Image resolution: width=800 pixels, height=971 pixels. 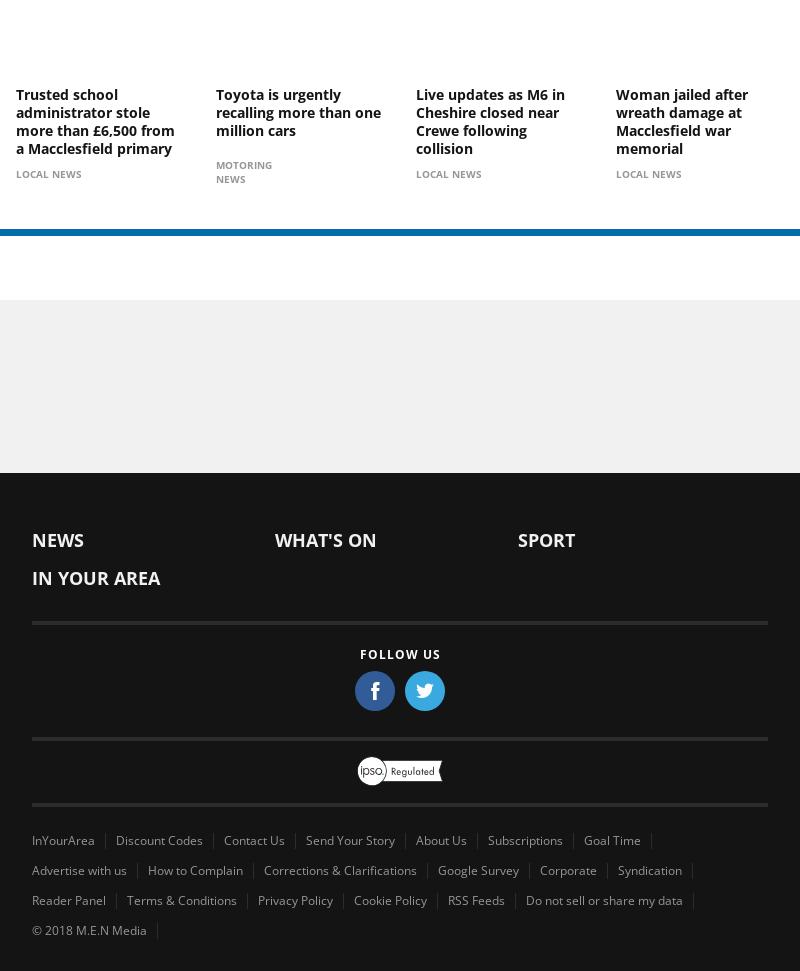 I want to click on 'Contact Us', so click(x=253, y=838).